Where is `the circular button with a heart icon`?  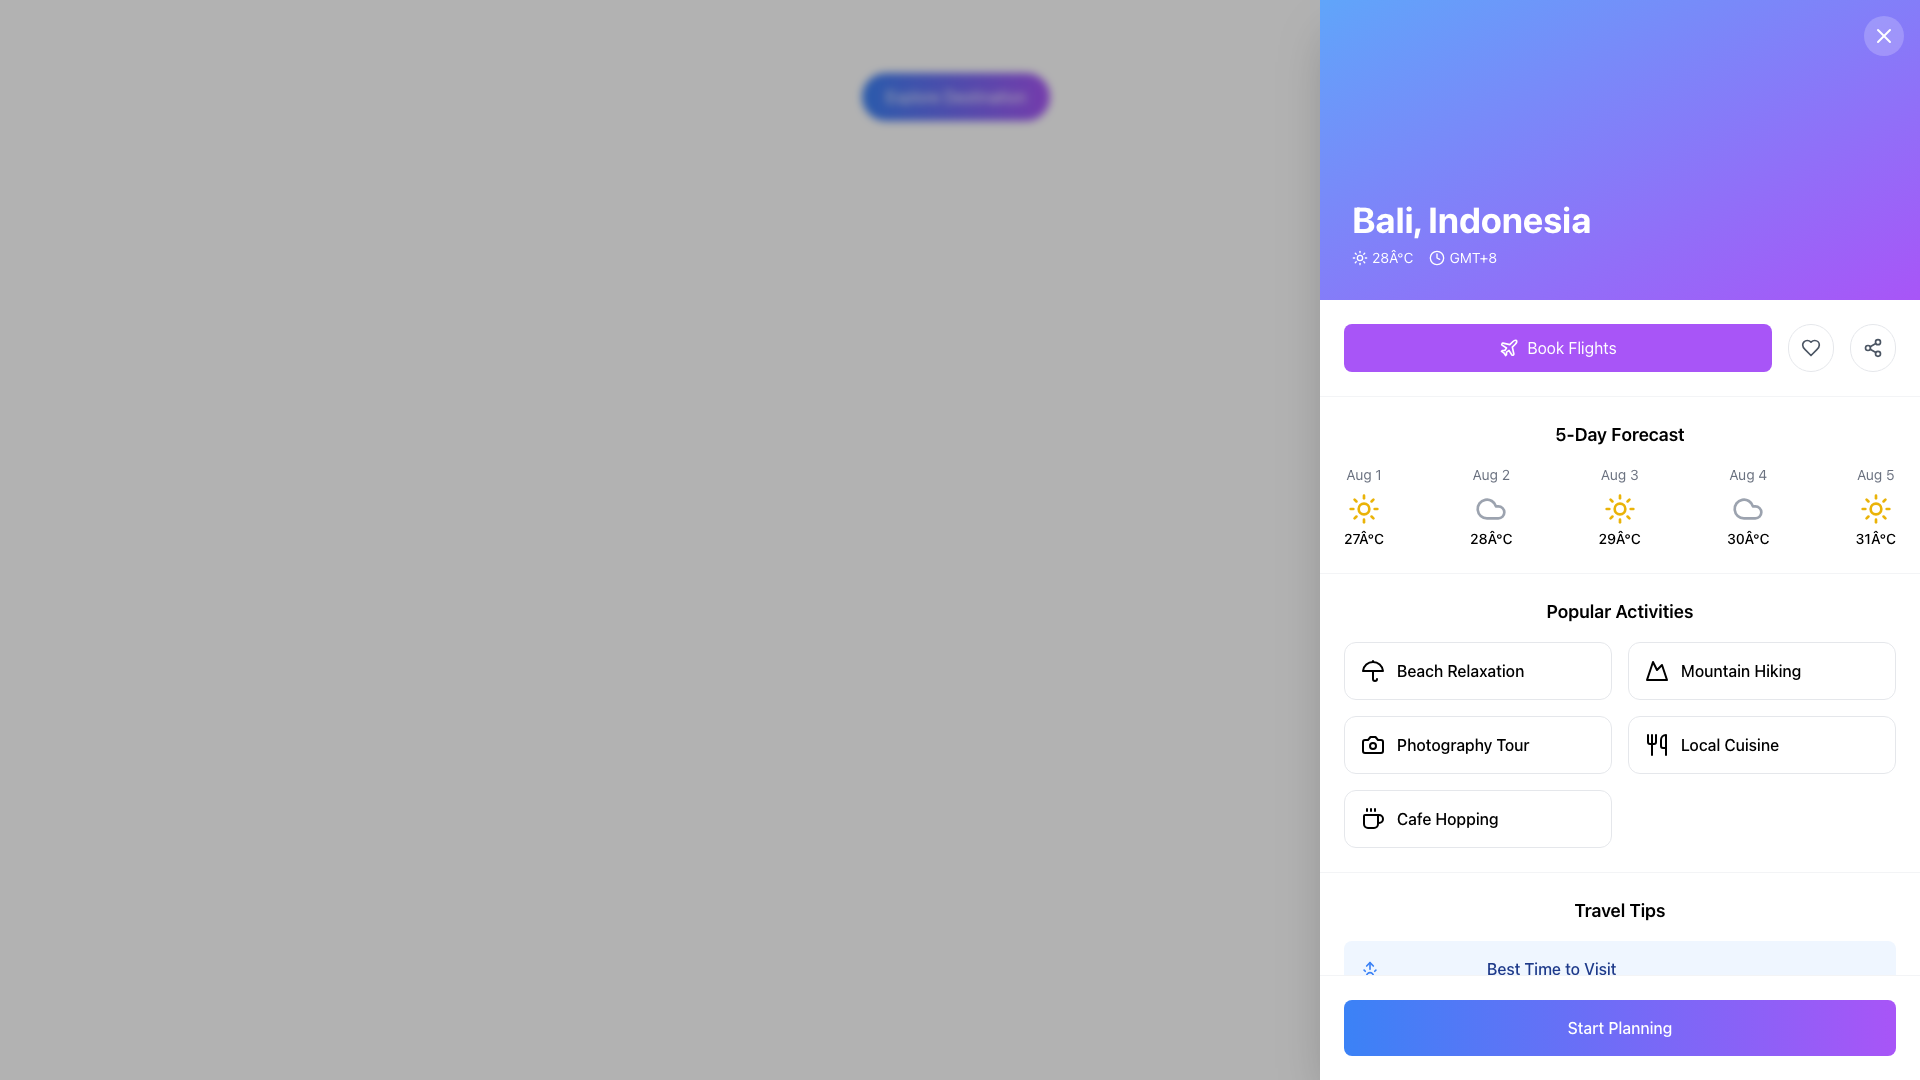
the circular button with a heart icon is located at coordinates (1810, 346).